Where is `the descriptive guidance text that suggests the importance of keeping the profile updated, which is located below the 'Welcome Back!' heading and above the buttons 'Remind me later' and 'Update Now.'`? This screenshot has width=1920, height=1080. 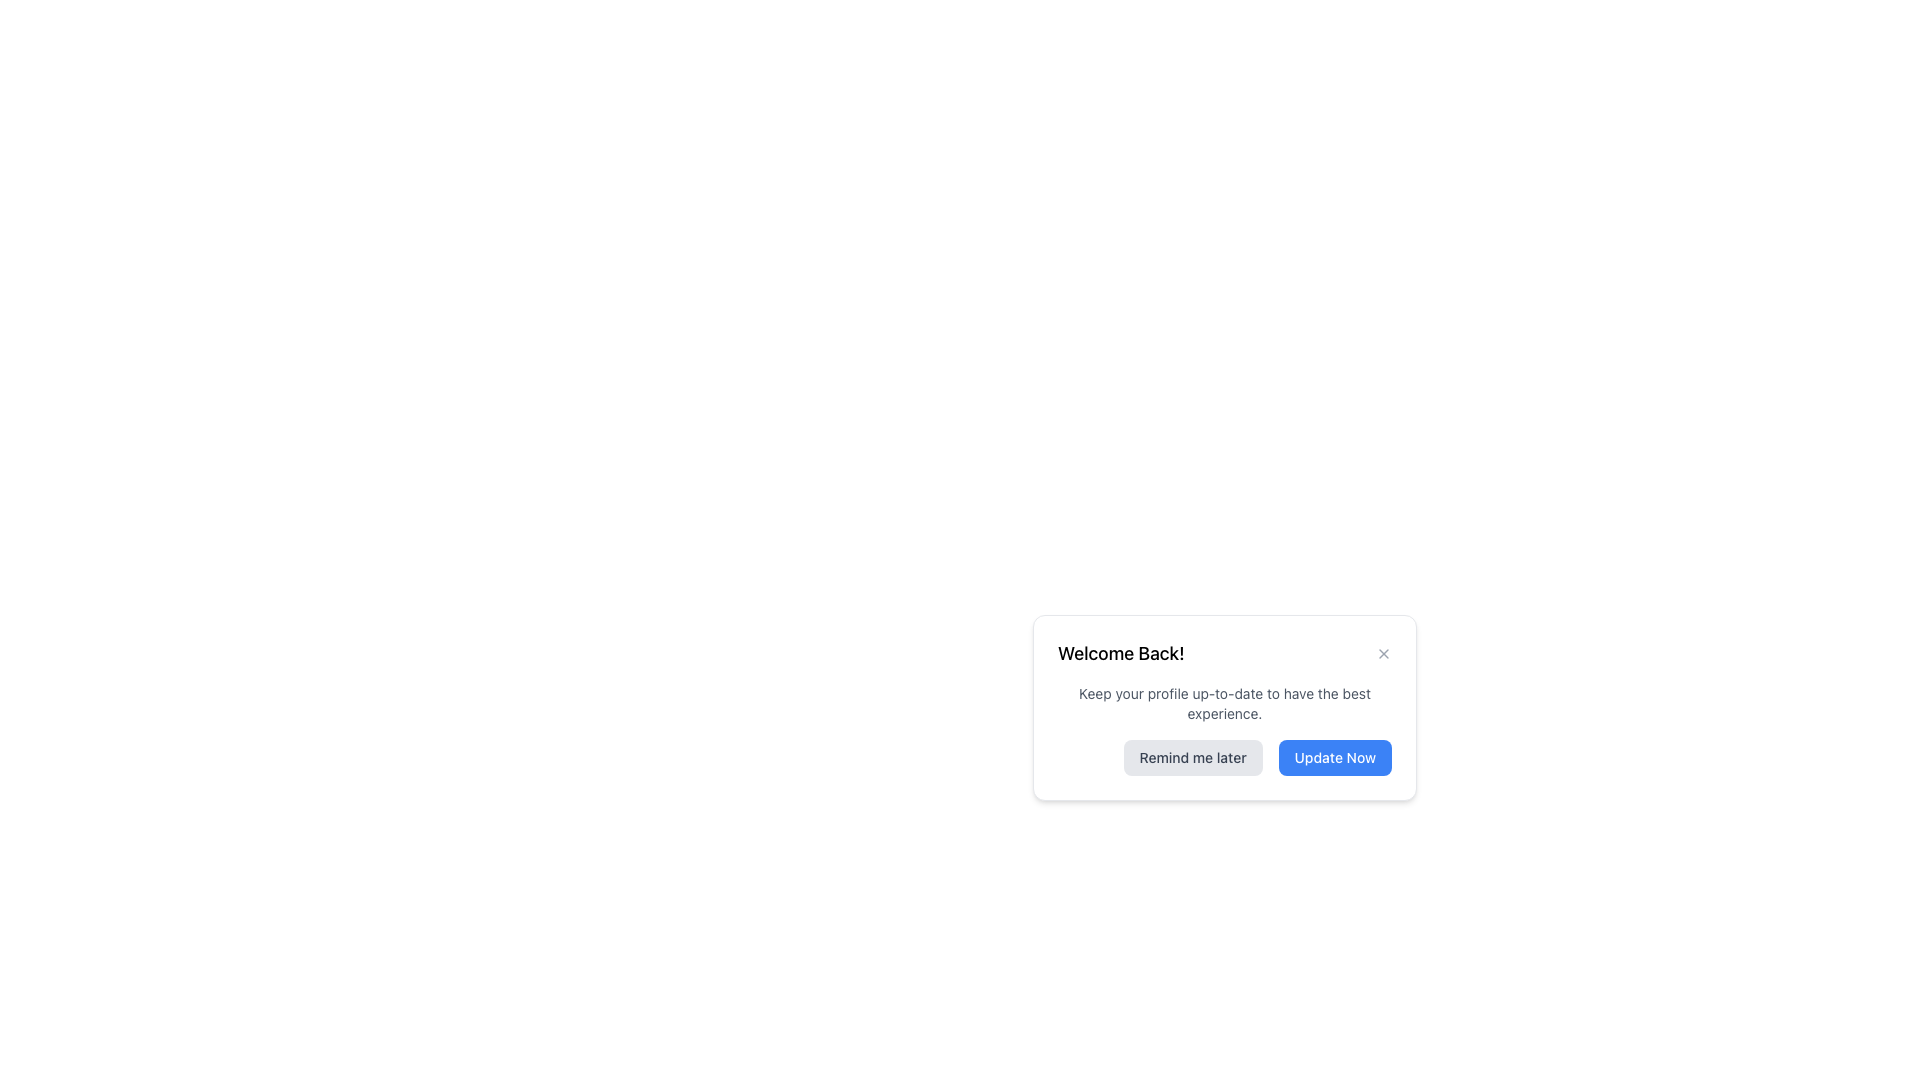
the descriptive guidance text that suggests the importance of keeping the profile updated, which is located below the 'Welcome Back!' heading and above the buttons 'Remind me later' and 'Update Now.' is located at coordinates (1223, 703).